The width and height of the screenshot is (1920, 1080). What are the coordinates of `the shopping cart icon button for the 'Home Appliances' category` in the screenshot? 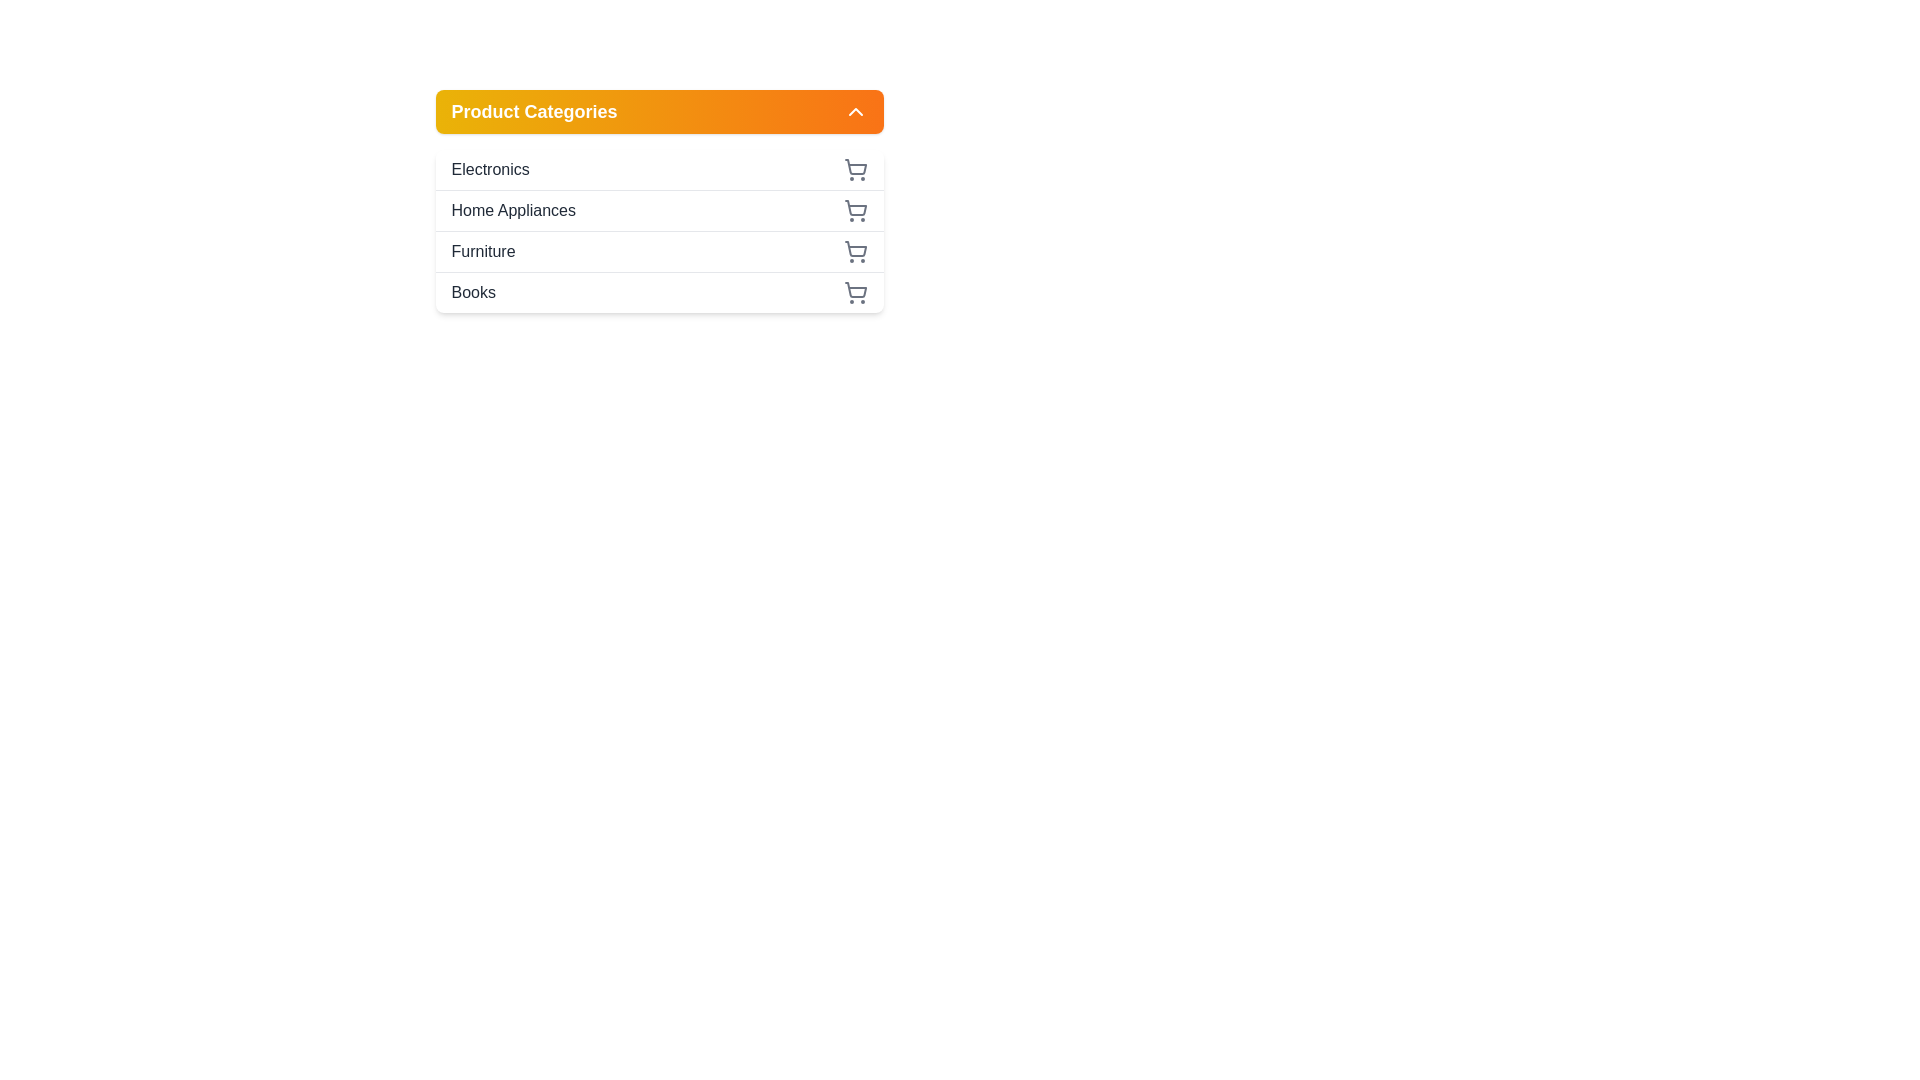 It's located at (855, 208).